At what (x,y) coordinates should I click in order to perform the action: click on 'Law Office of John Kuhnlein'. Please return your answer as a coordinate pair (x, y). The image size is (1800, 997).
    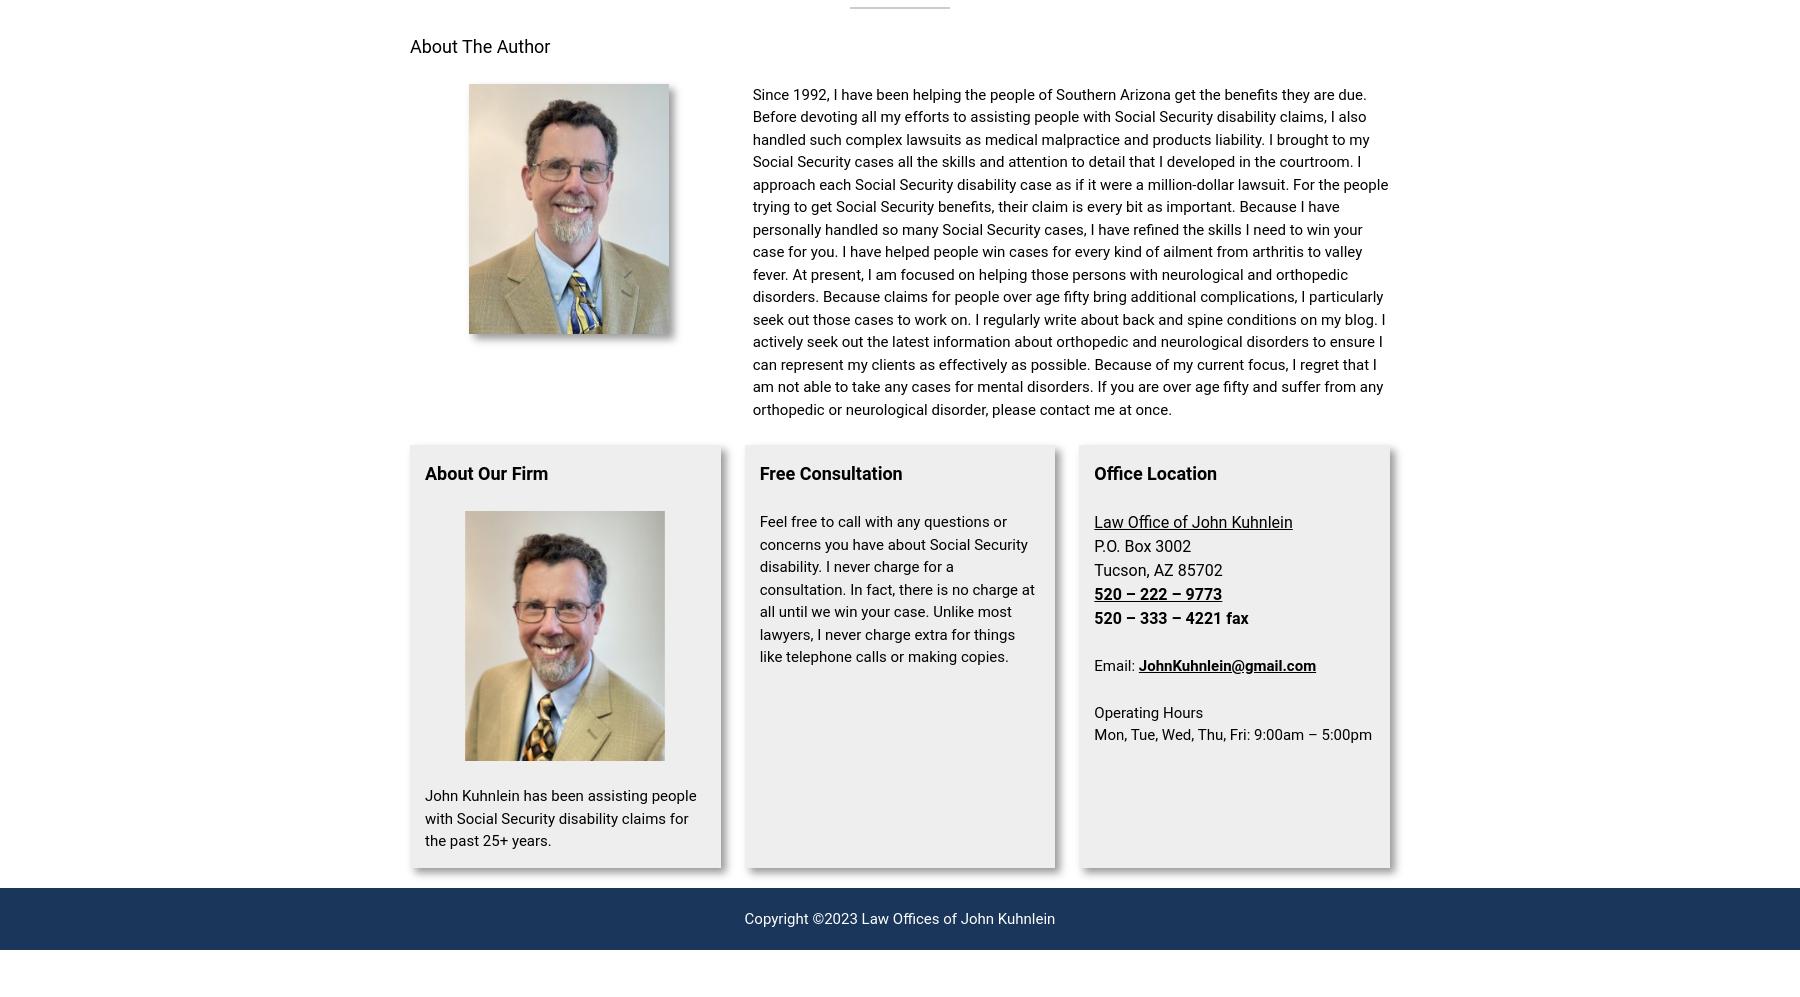
    Looking at the image, I should click on (1192, 521).